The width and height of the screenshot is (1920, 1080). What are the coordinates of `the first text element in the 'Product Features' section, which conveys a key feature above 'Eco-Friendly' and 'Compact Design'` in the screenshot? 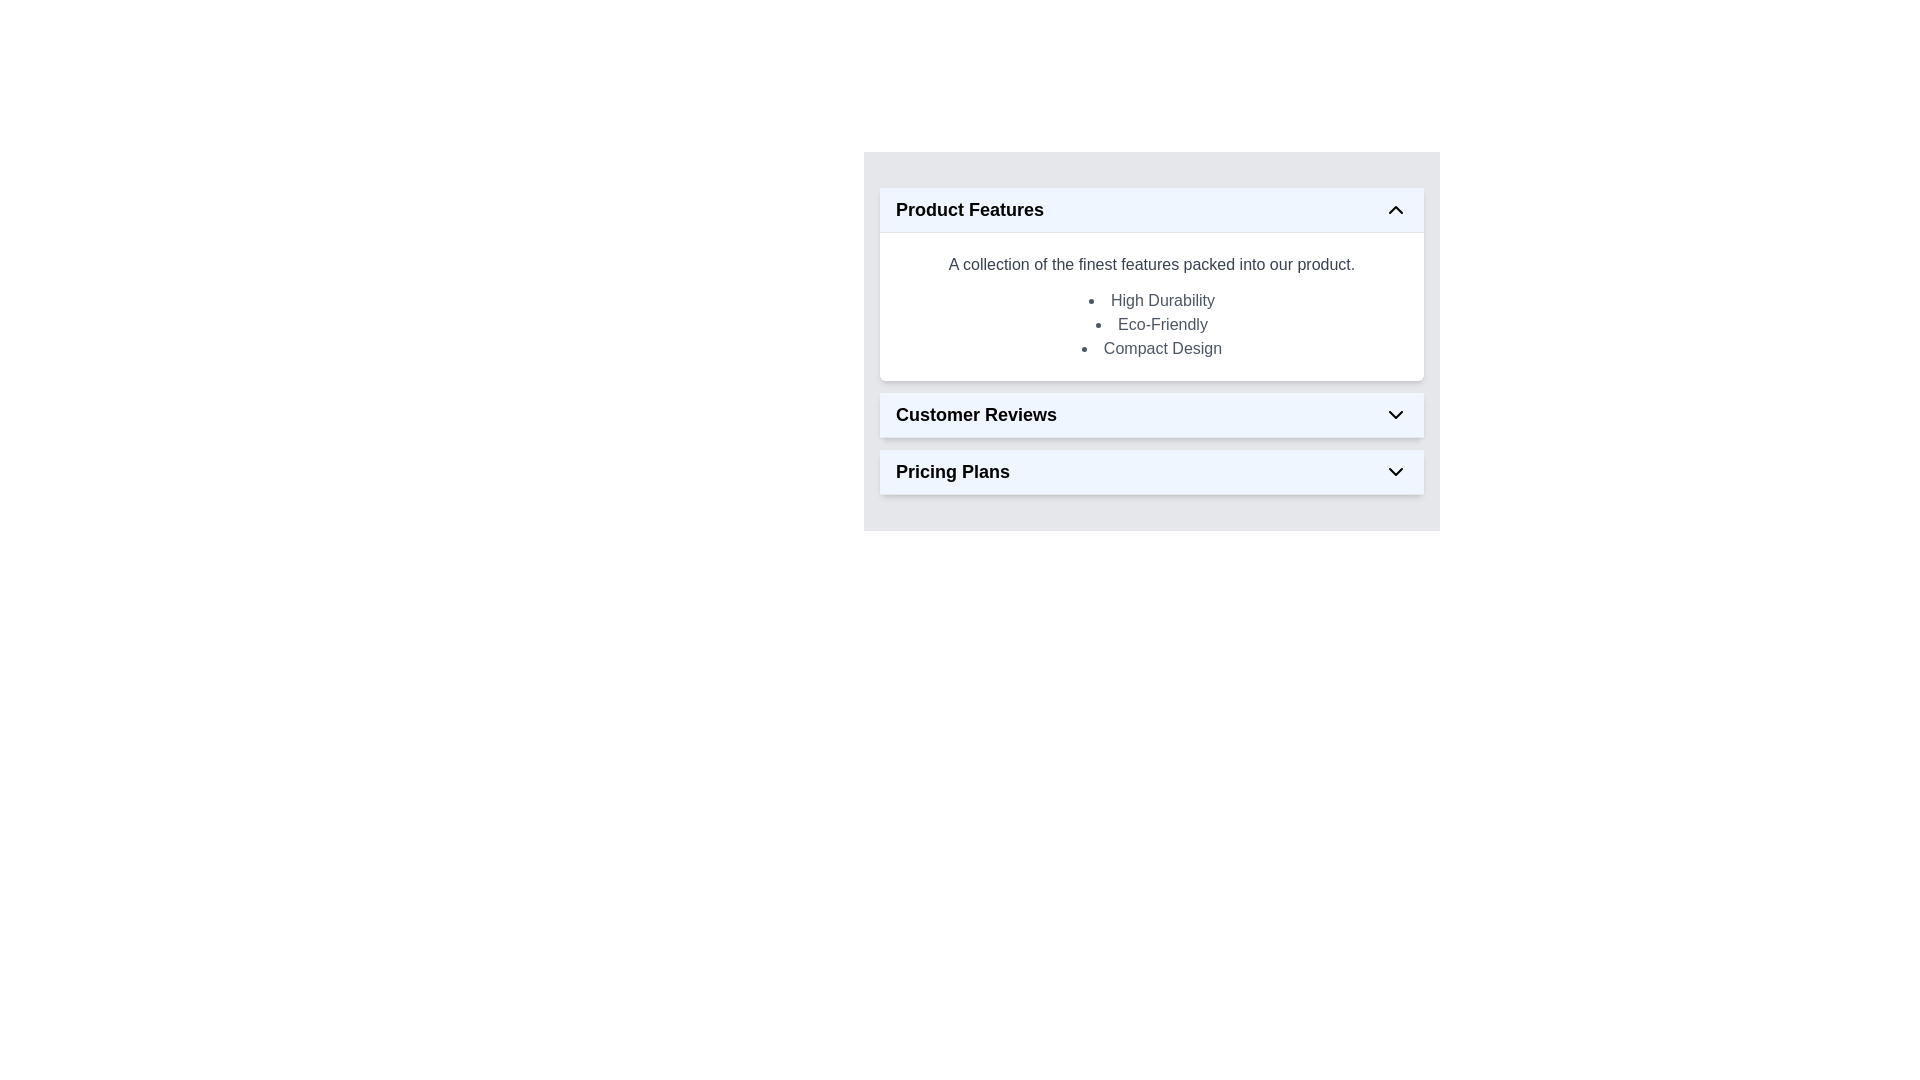 It's located at (1152, 300).